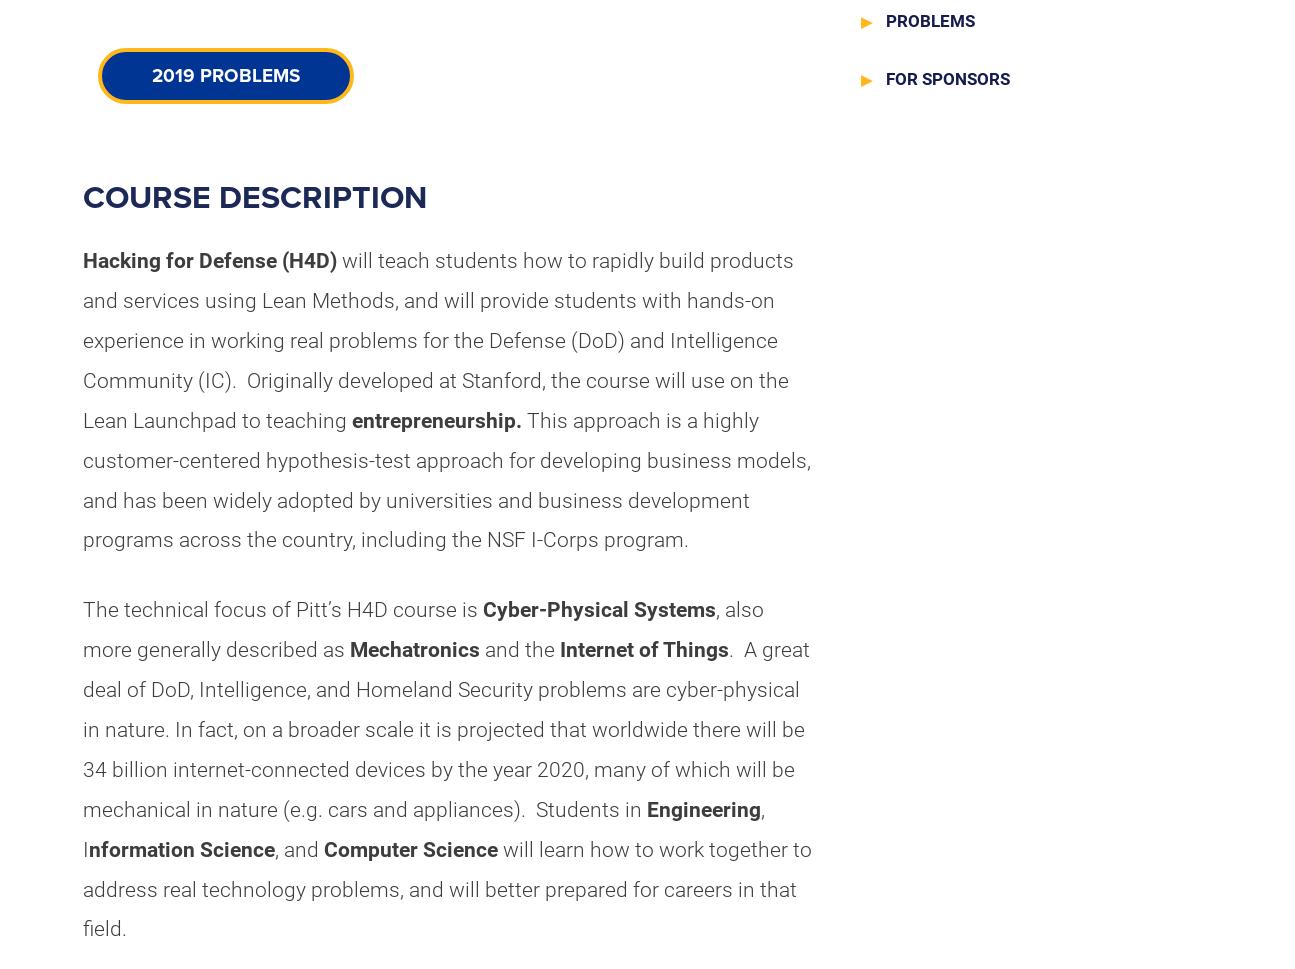 This screenshot has height=969, width=1295. I want to click on '2019 Problems', so click(150, 74).